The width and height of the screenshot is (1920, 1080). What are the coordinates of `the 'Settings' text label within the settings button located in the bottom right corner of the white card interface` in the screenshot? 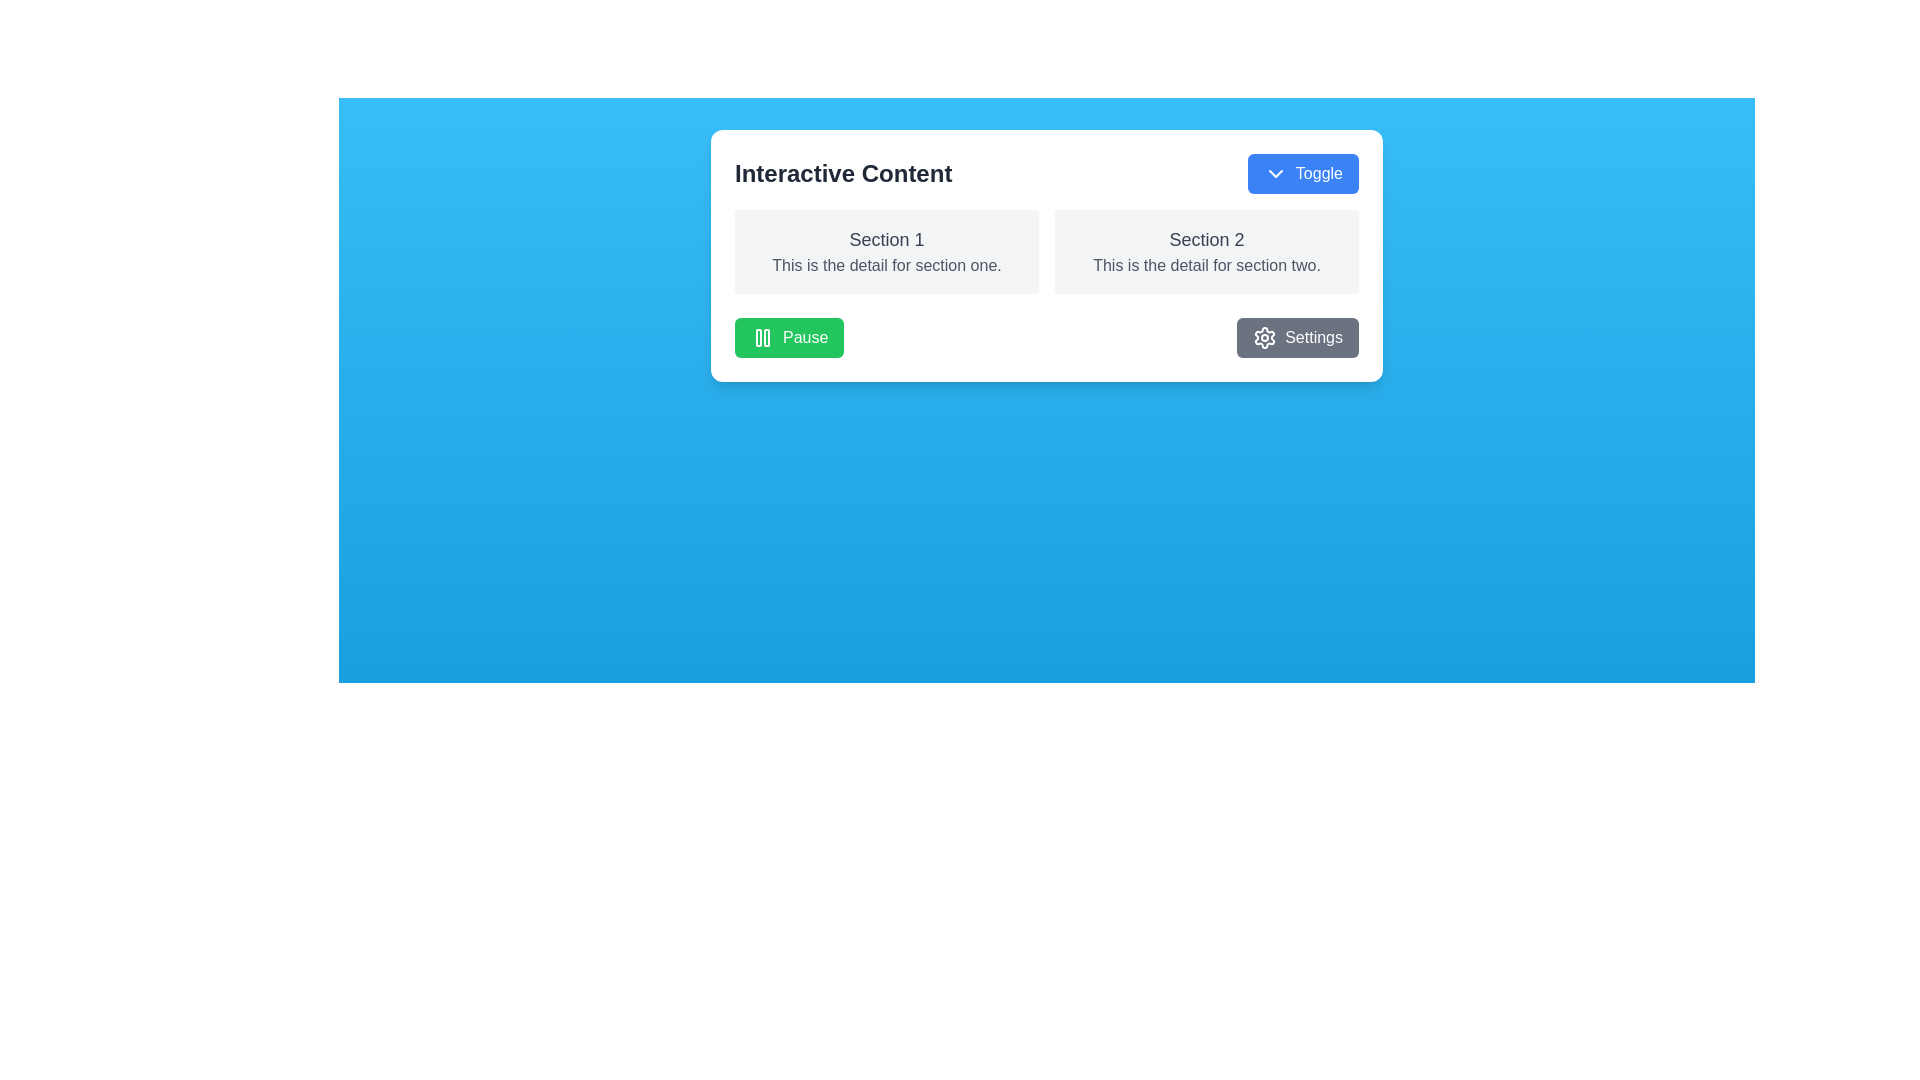 It's located at (1314, 337).